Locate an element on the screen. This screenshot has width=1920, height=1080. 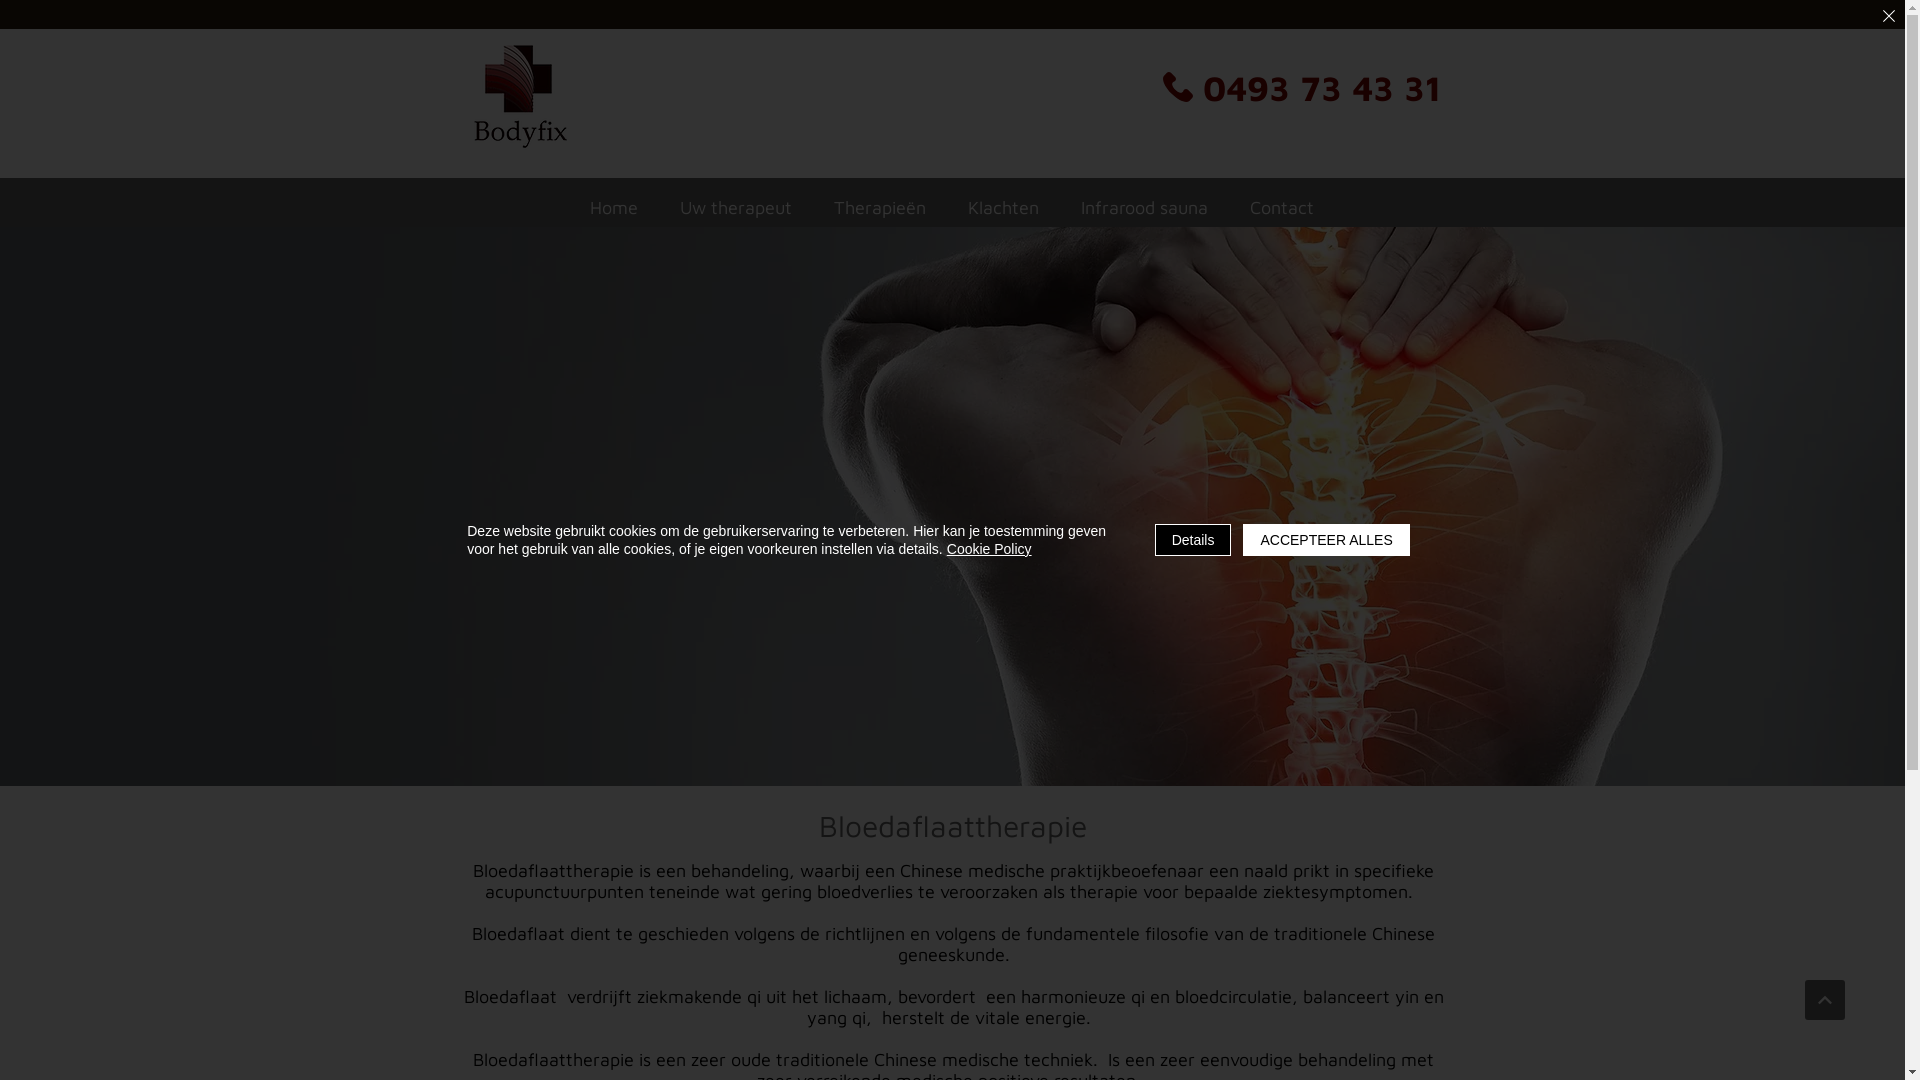
'Infrarood sauna' is located at coordinates (1063, 207).